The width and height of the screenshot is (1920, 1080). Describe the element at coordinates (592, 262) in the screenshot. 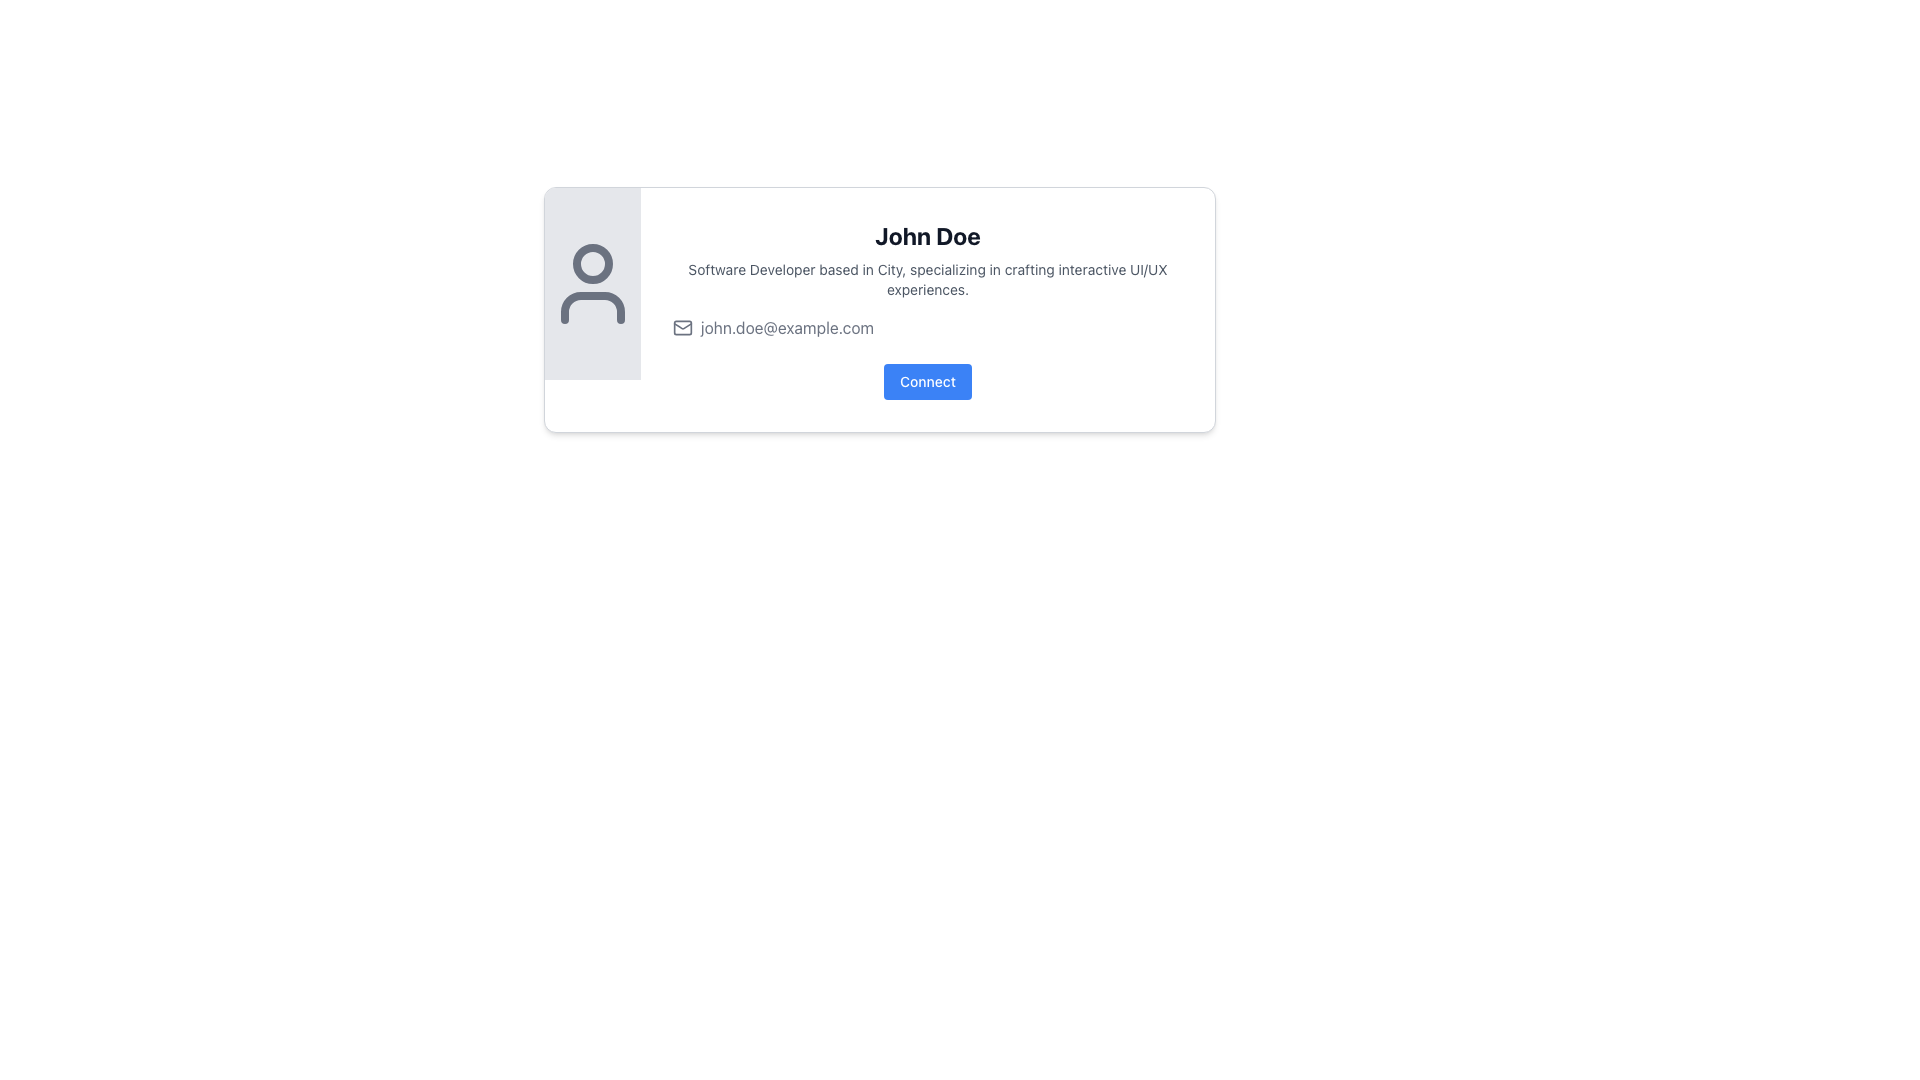

I see `the circular user icon head element with a gray outline, located at the top of the outlined human figure representation within the SVG graphic` at that location.